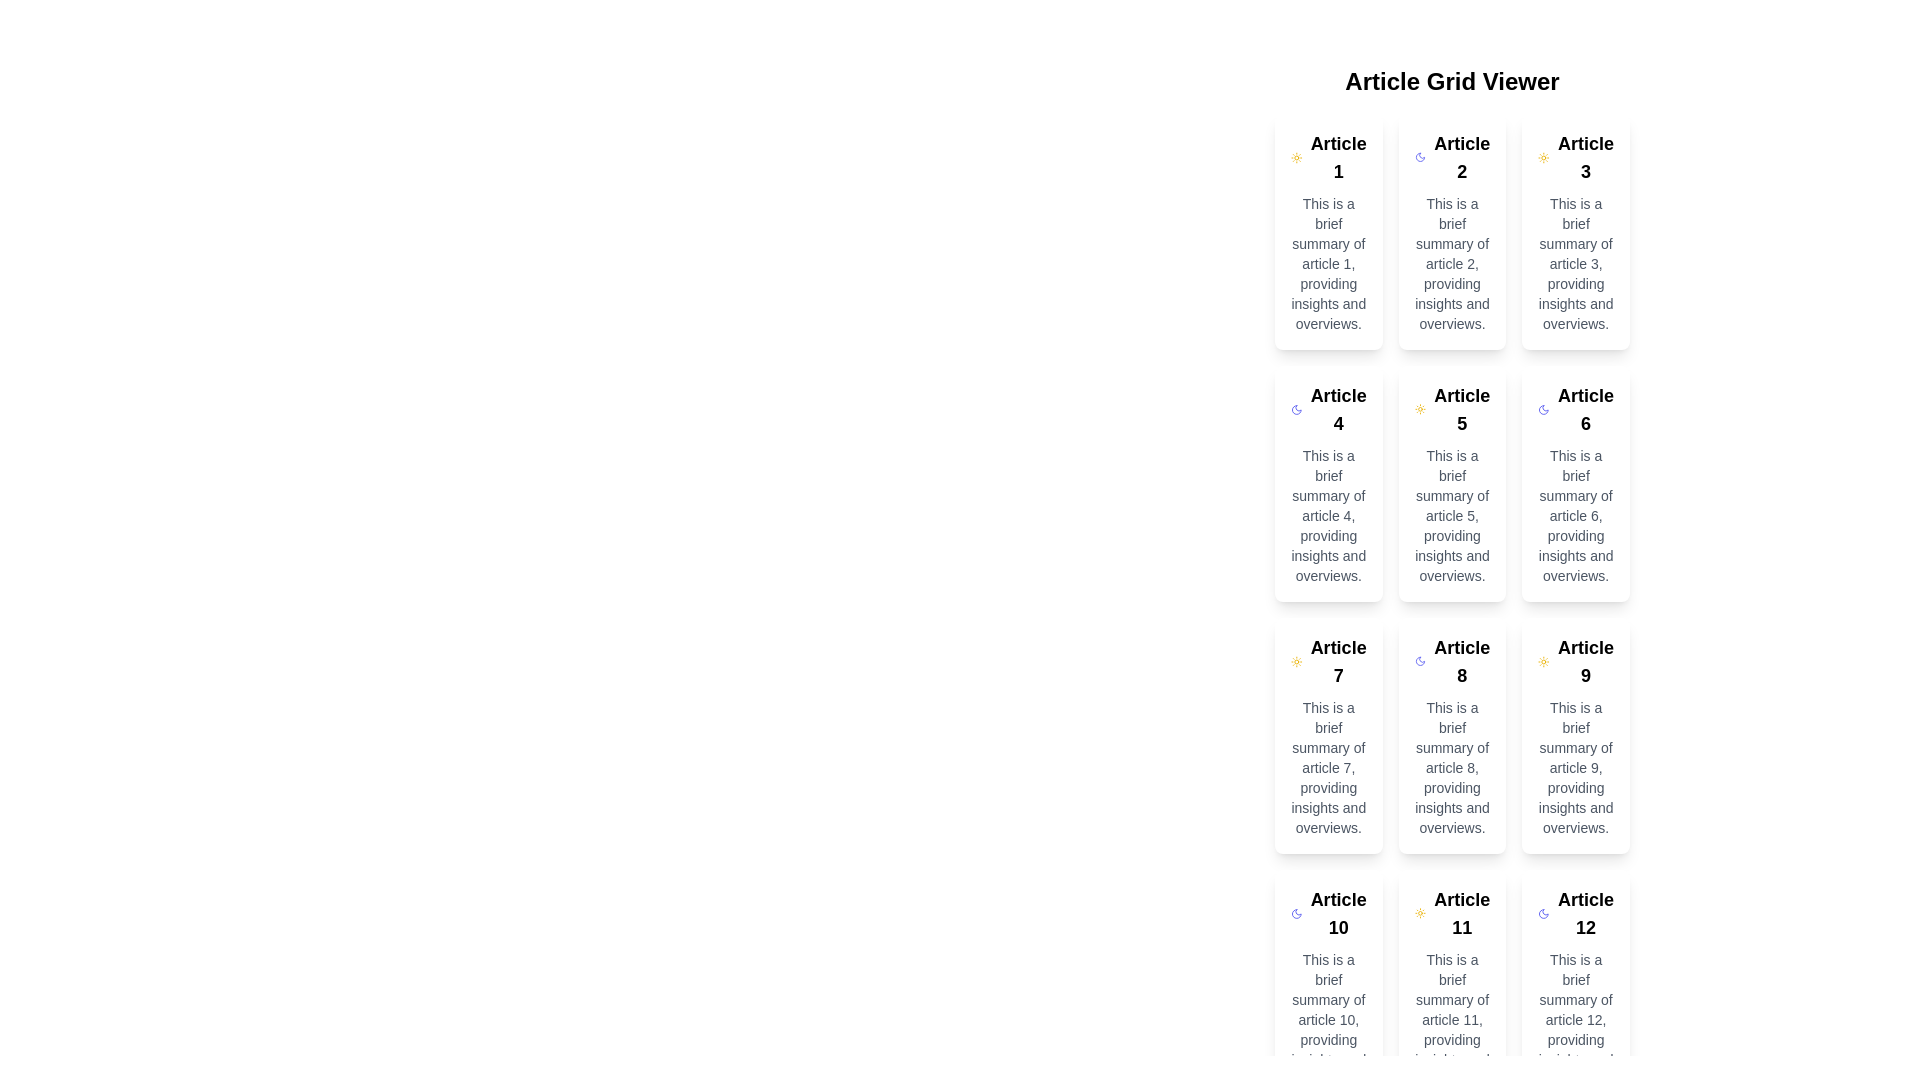  I want to click on the 'Article 3' card located in the top right corner of the article grid viewer, so click(1575, 230).